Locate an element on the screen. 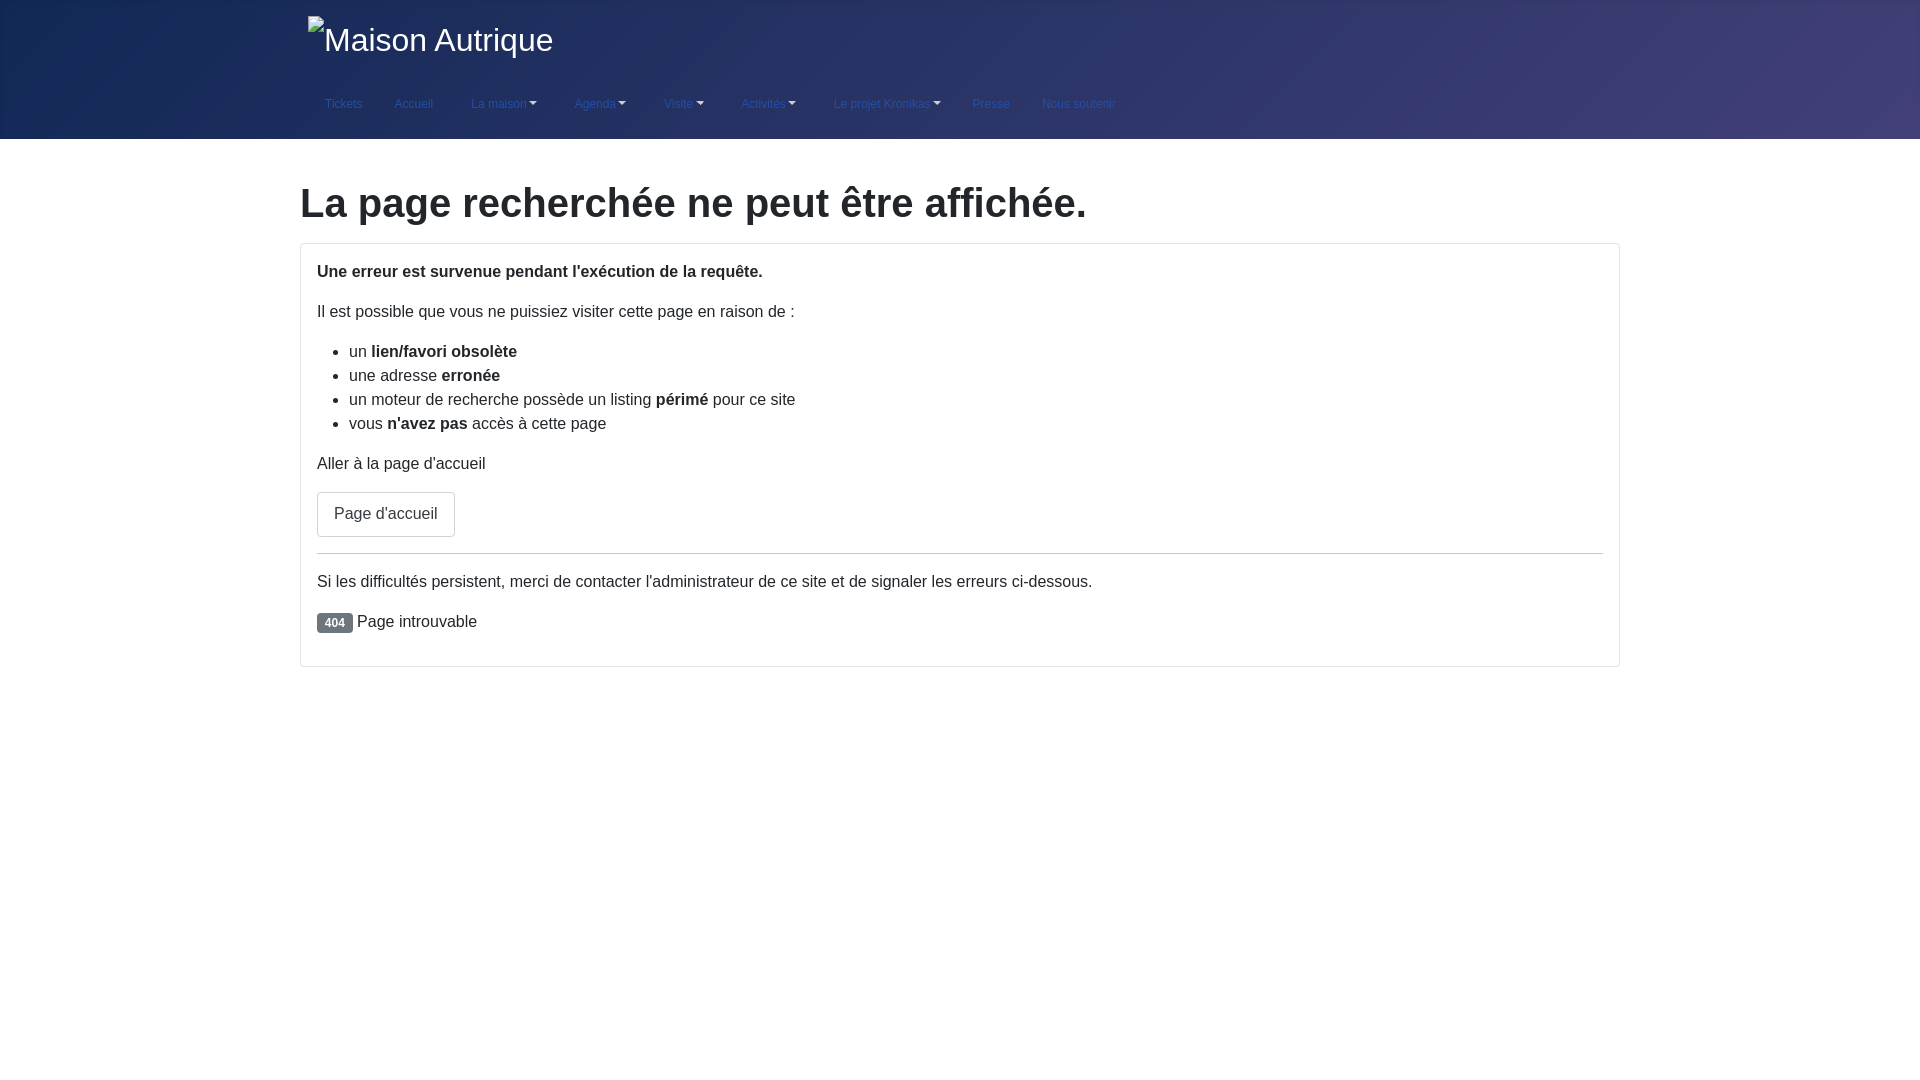 Image resolution: width=1920 pixels, height=1080 pixels. 'Agenda' is located at coordinates (595, 104).